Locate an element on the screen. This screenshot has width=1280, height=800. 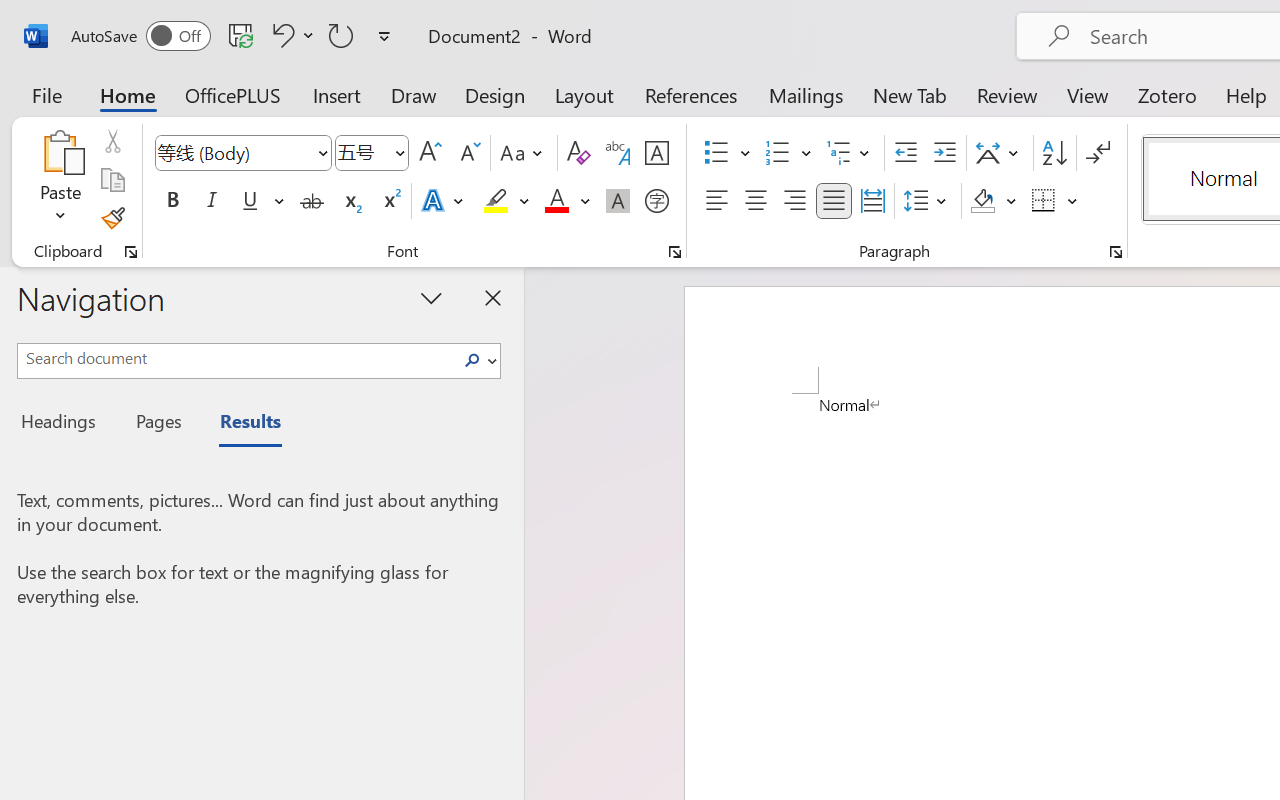
'OfficePLUS' is located at coordinates (233, 94).